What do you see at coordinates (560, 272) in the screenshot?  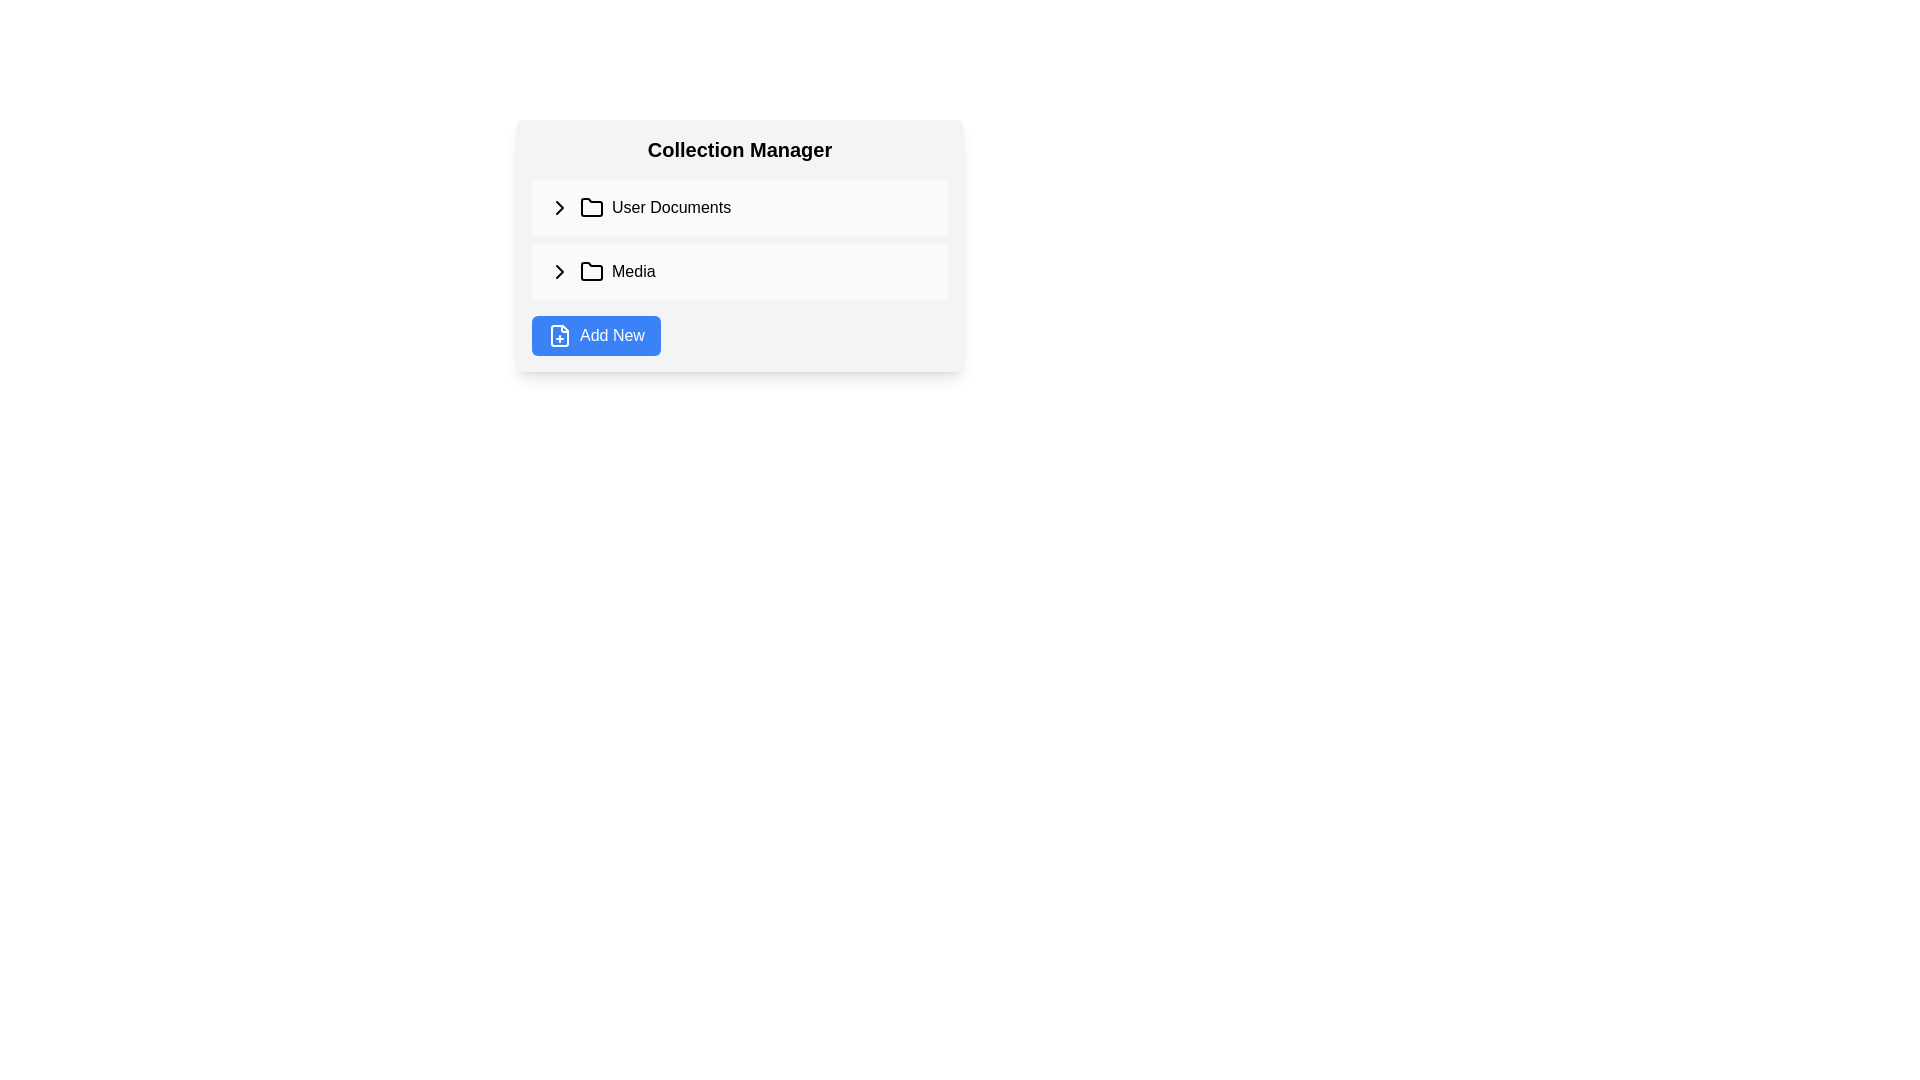 I see `the right-facing chevron icon` at bounding box center [560, 272].